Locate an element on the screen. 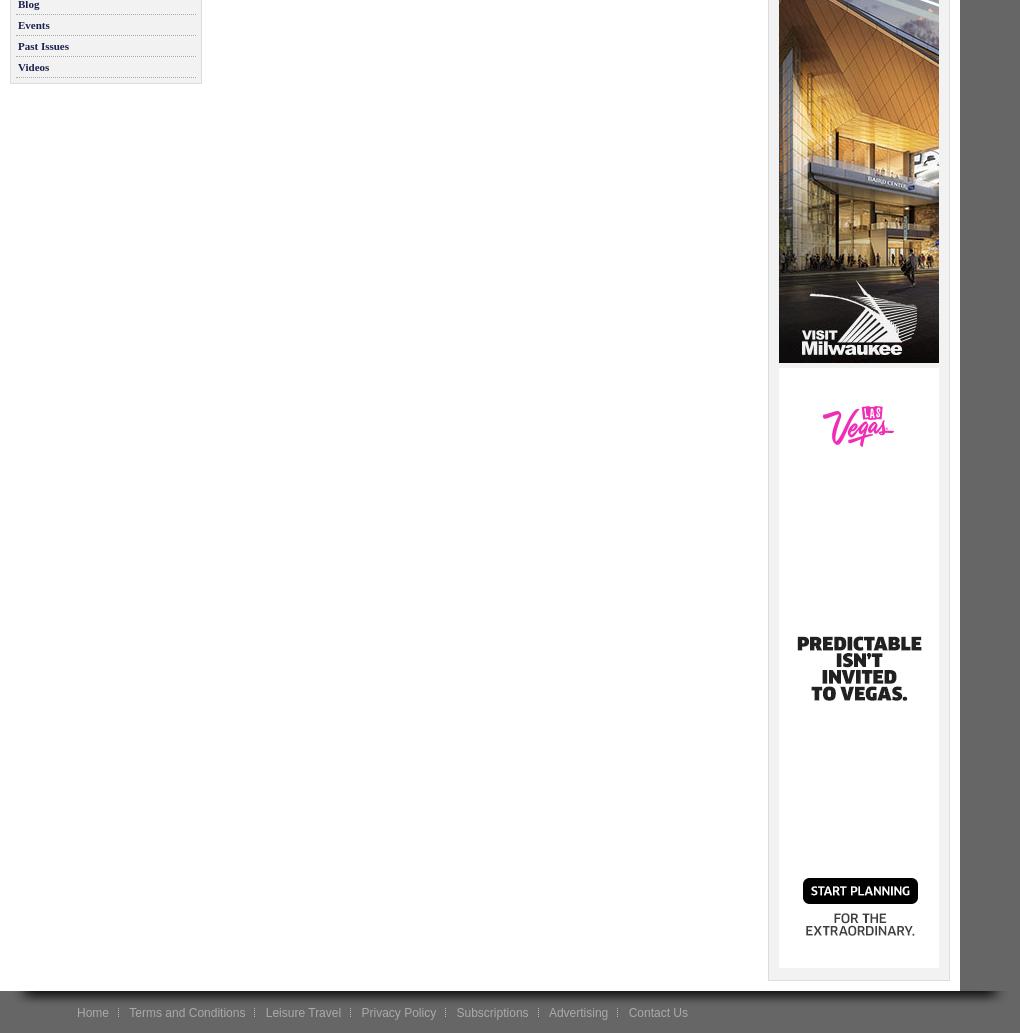 Image resolution: width=1020 pixels, height=1033 pixels. 'Advertising' is located at coordinates (578, 1011).